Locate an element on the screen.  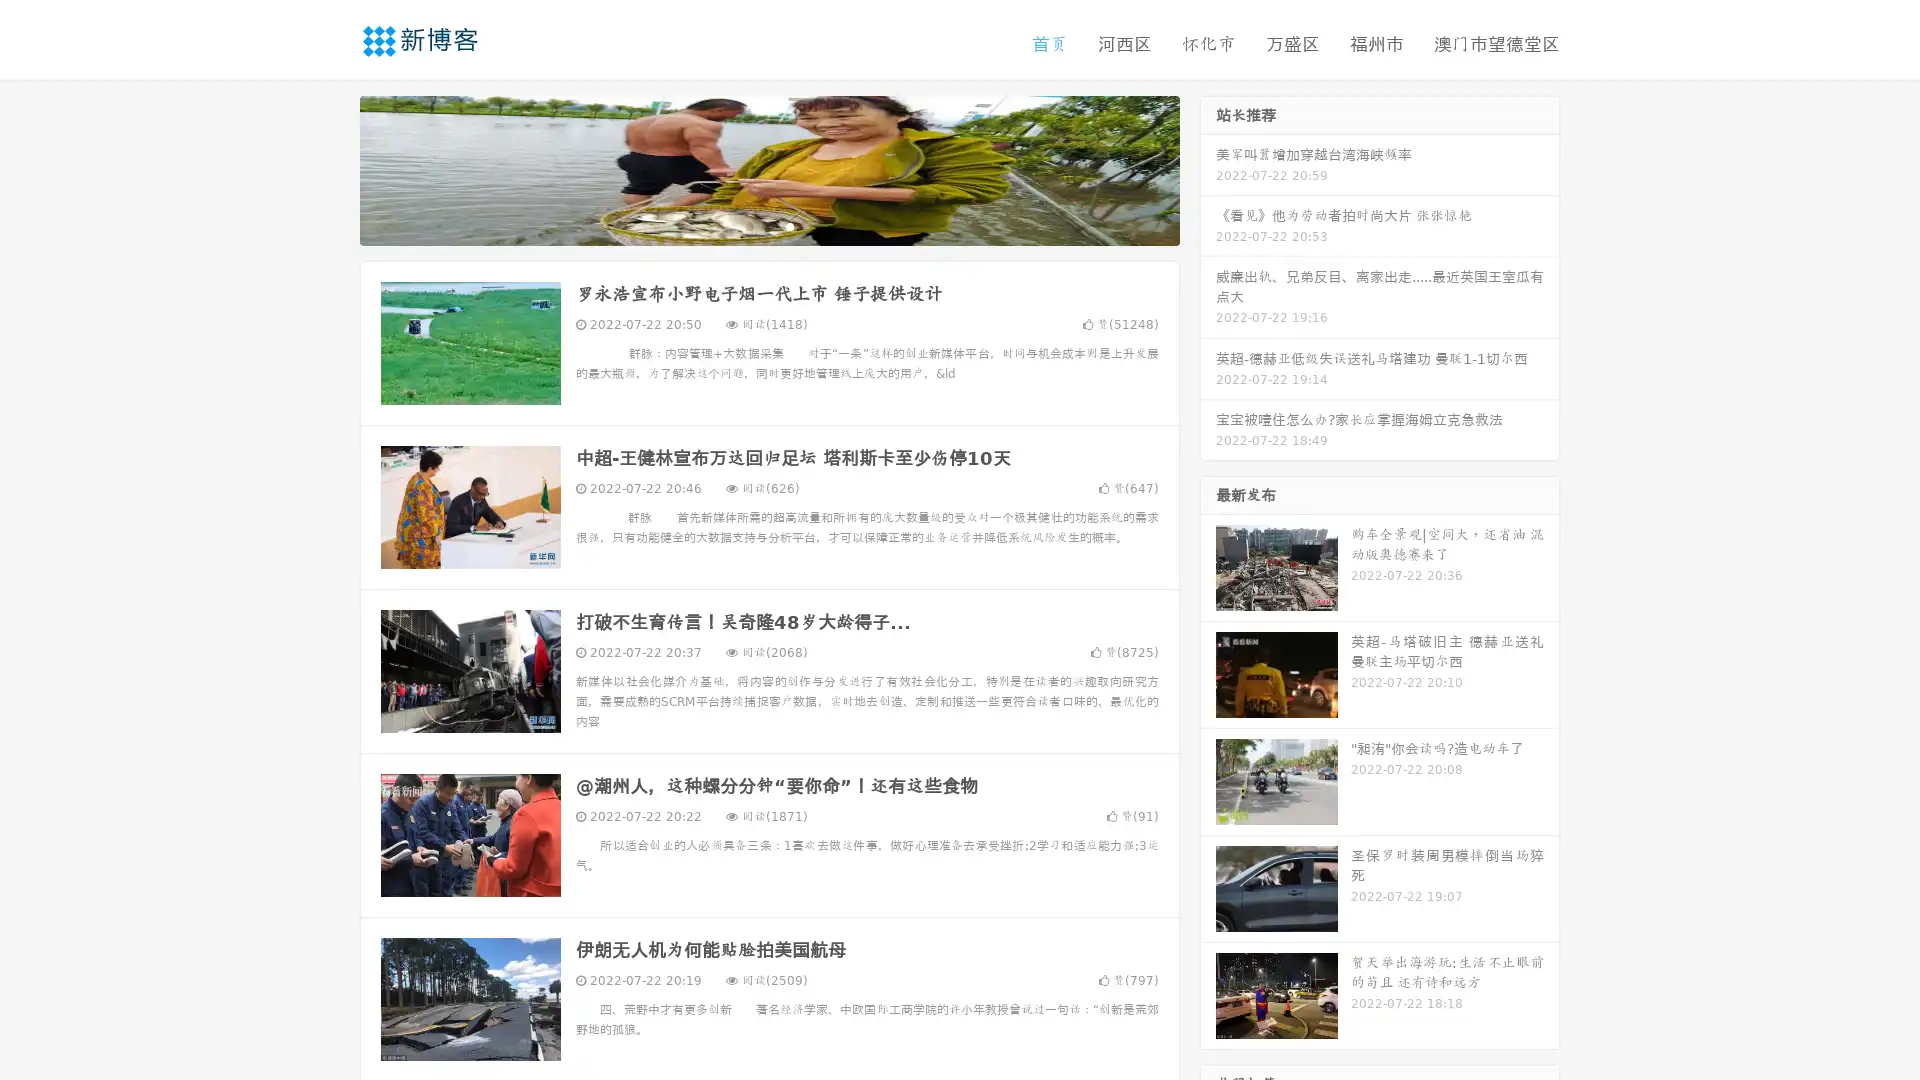
Go to slide 3 is located at coordinates (789, 225).